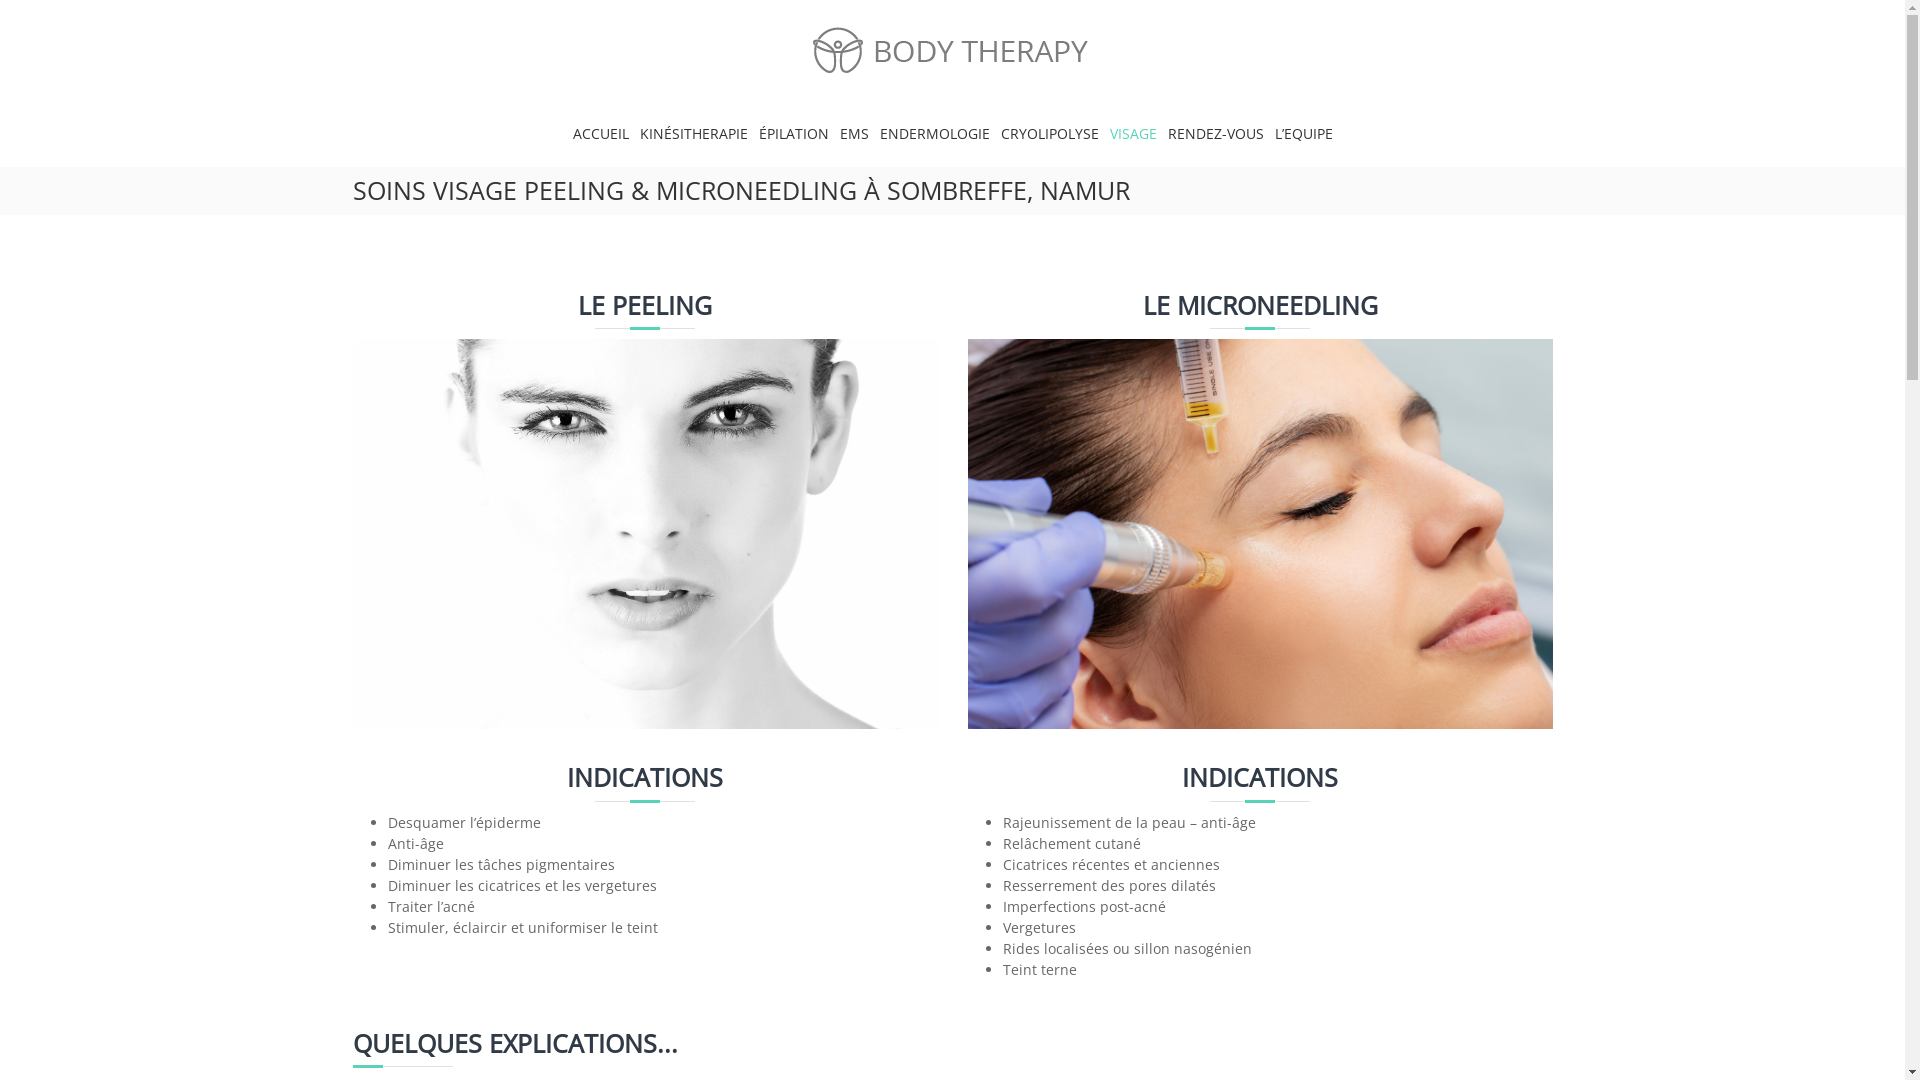  Describe the element at coordinates (599, 133) in the screenshot. I see `'ACCUEIL'` at that location.